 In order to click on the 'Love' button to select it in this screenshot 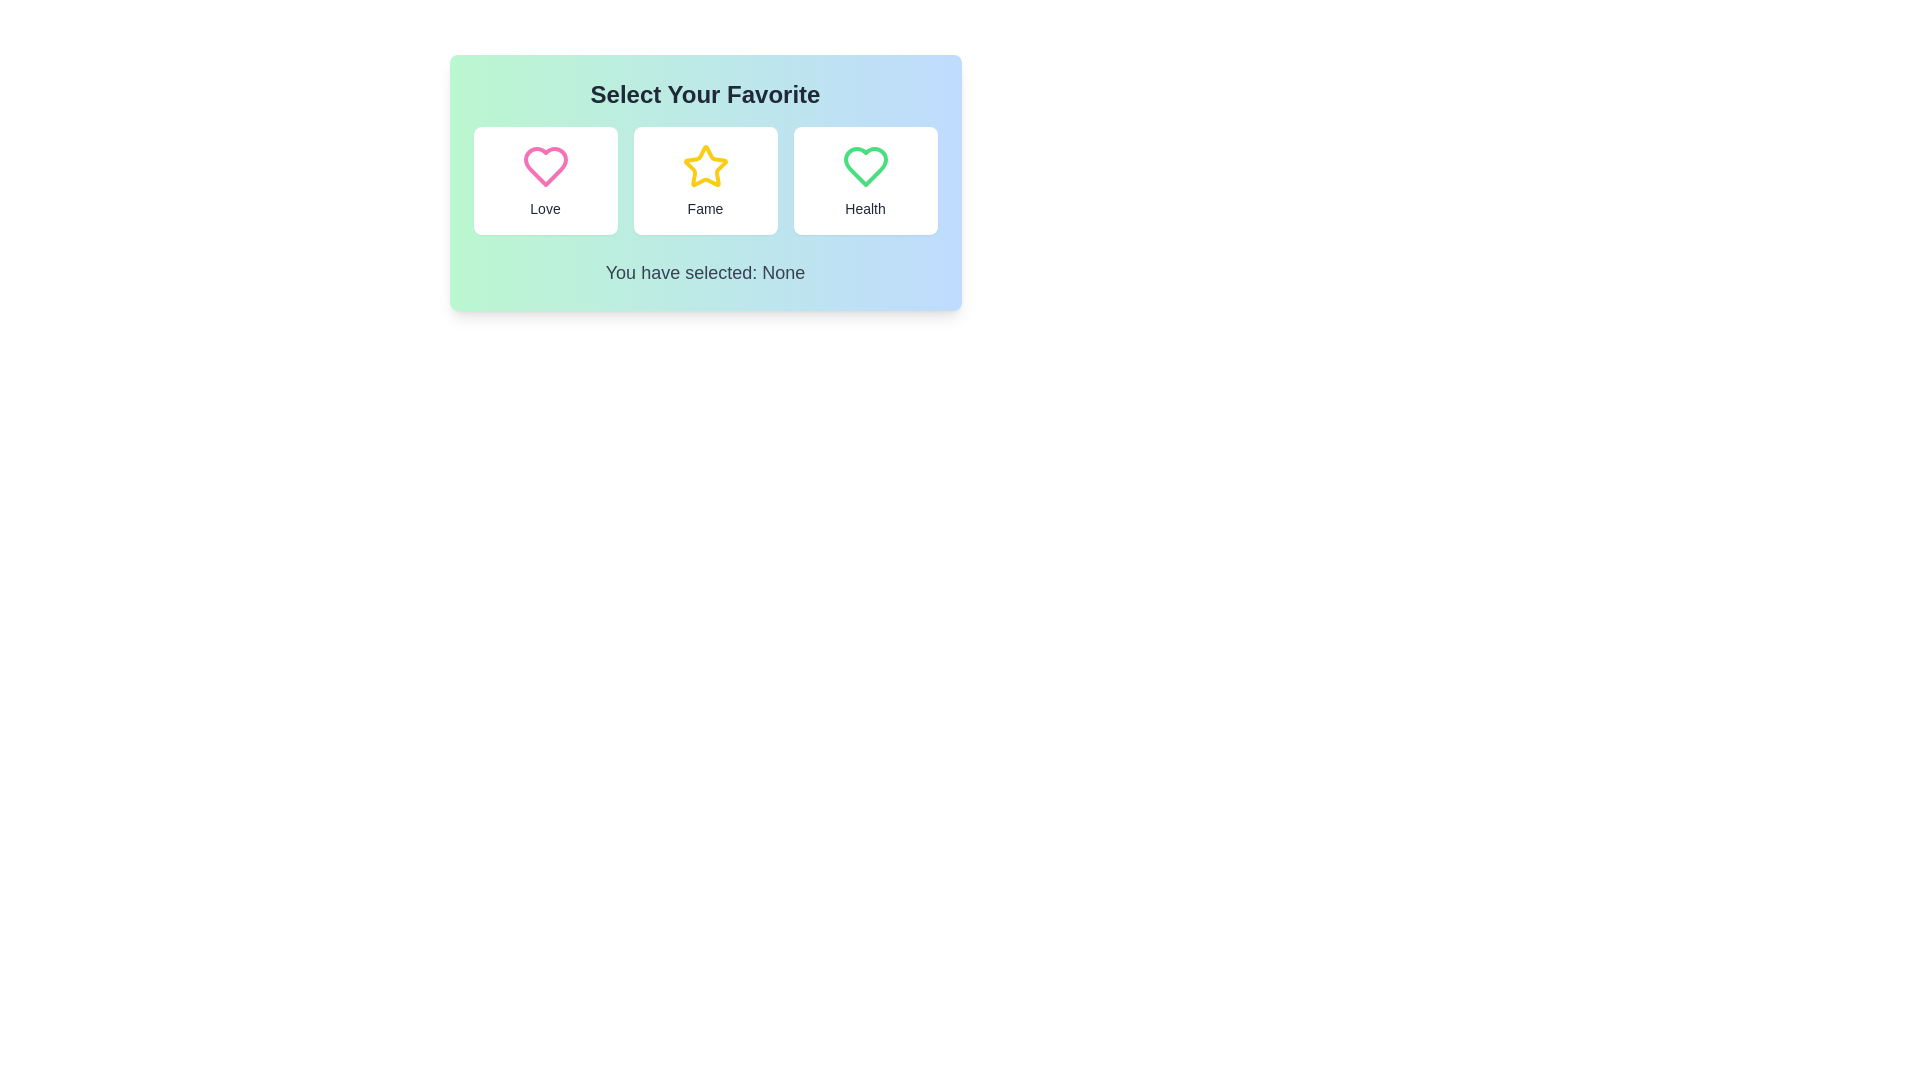, I will do `click(545, 181)`.